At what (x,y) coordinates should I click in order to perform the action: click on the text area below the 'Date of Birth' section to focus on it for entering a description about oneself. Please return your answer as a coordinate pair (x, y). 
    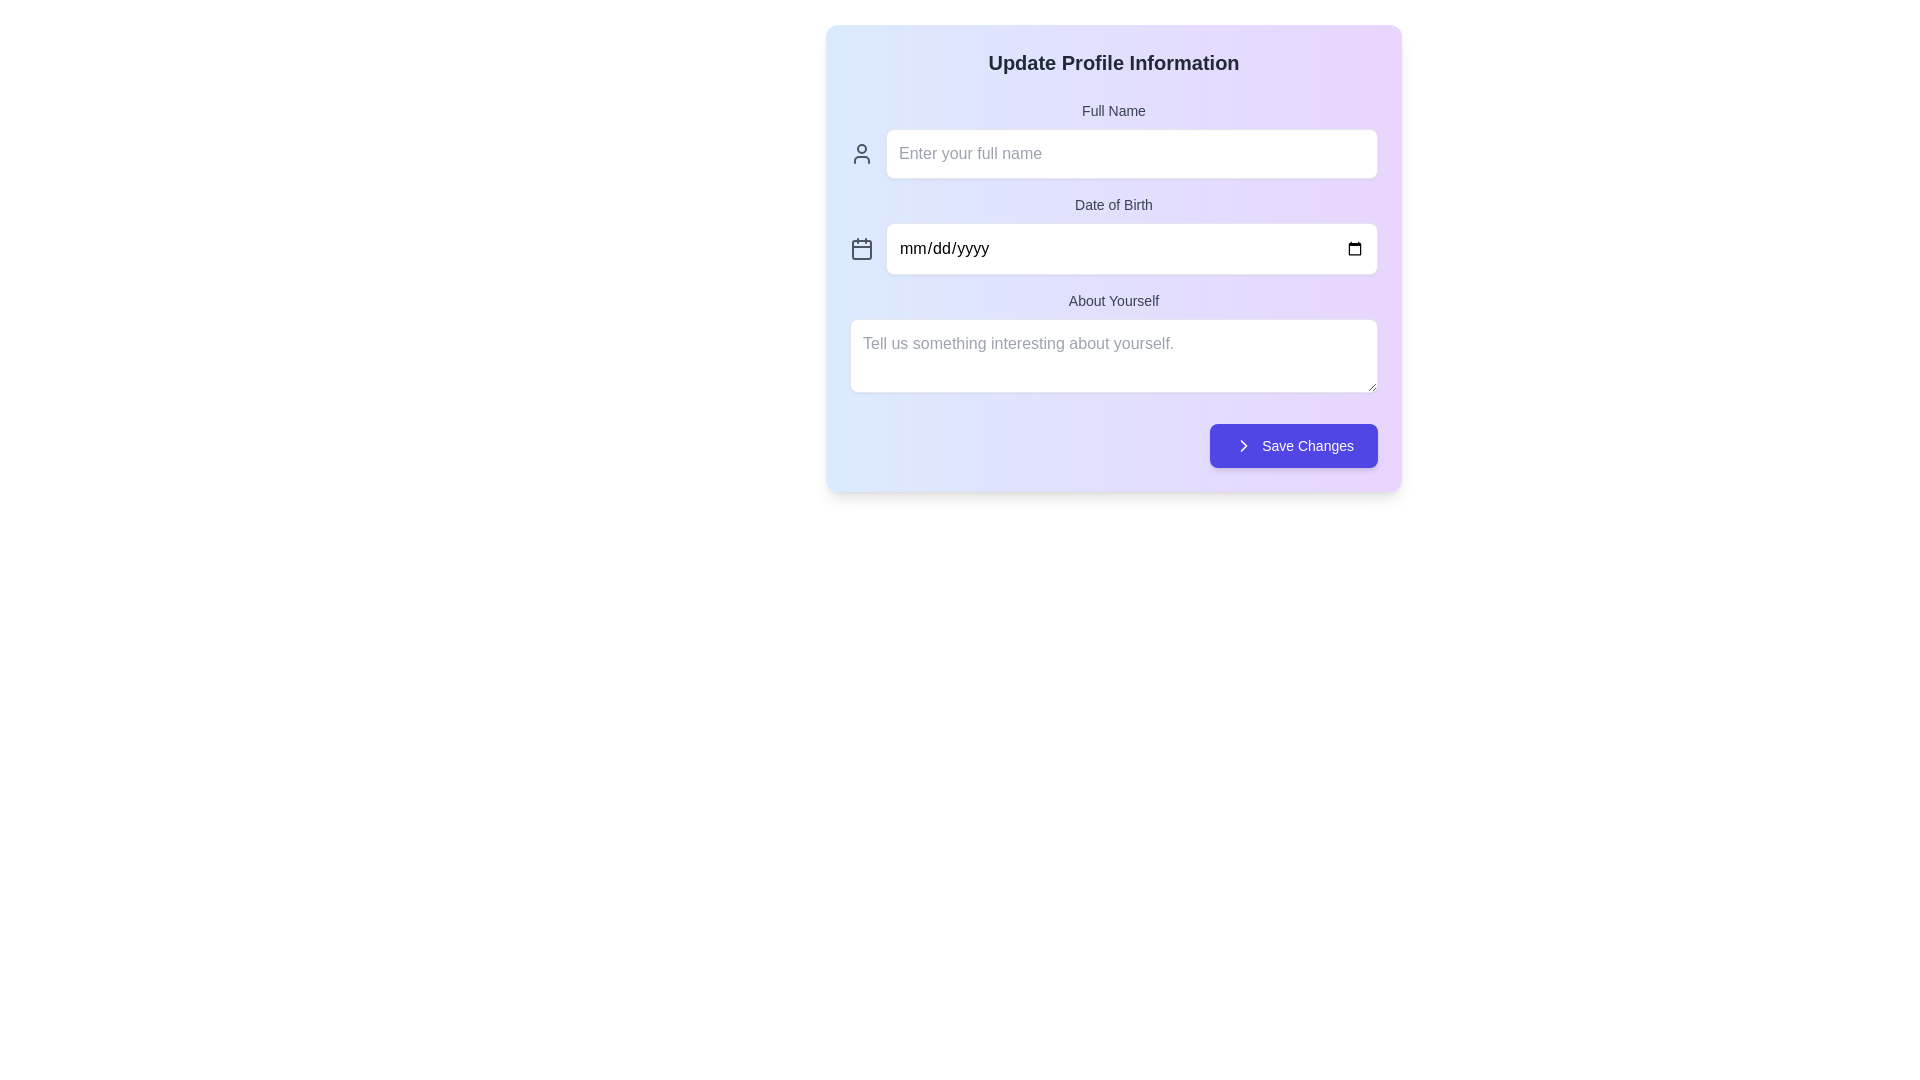
    Looking at the image, I should click on (1112, 343).